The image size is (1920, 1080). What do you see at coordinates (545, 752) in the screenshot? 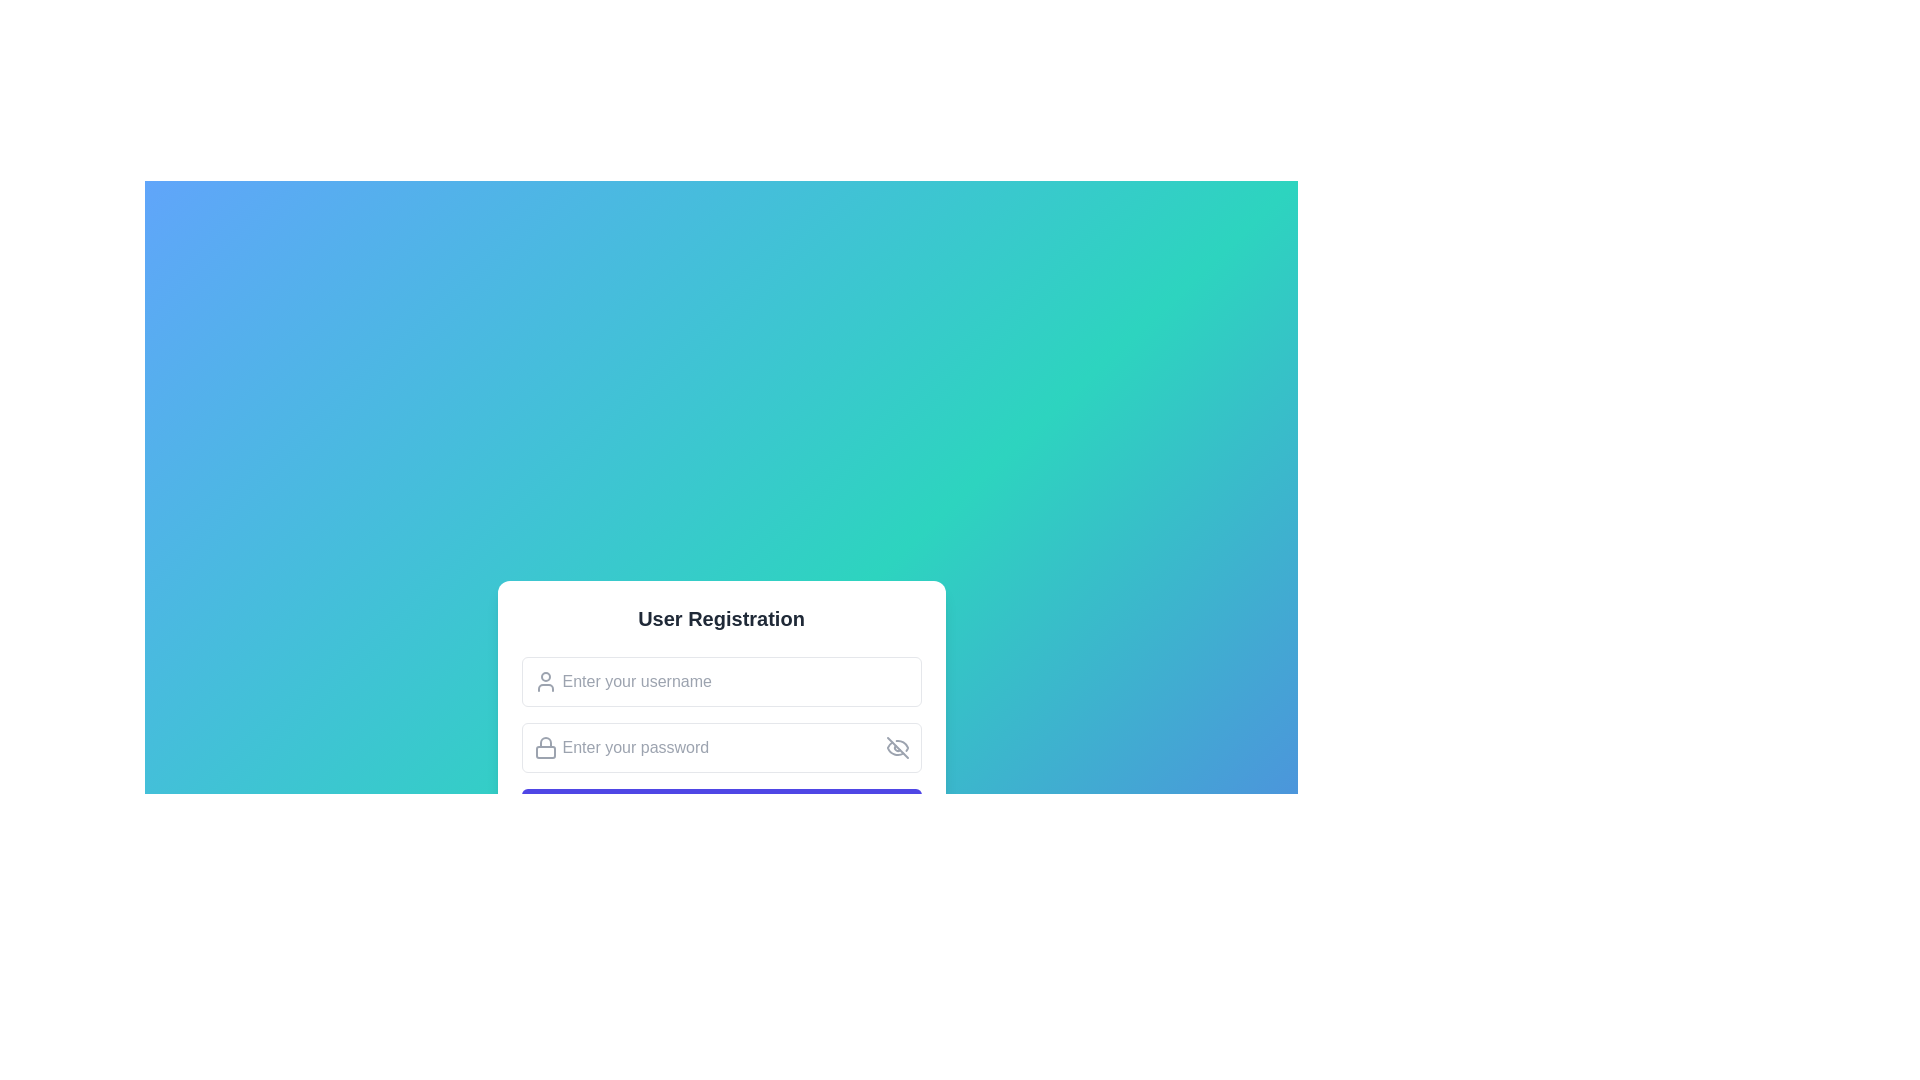
I see `the decorative UI feature element, which is a small rectangle with rounded corners embedded within a lock icon, located on the left side of the password input field` at bounding box center [545, 752].